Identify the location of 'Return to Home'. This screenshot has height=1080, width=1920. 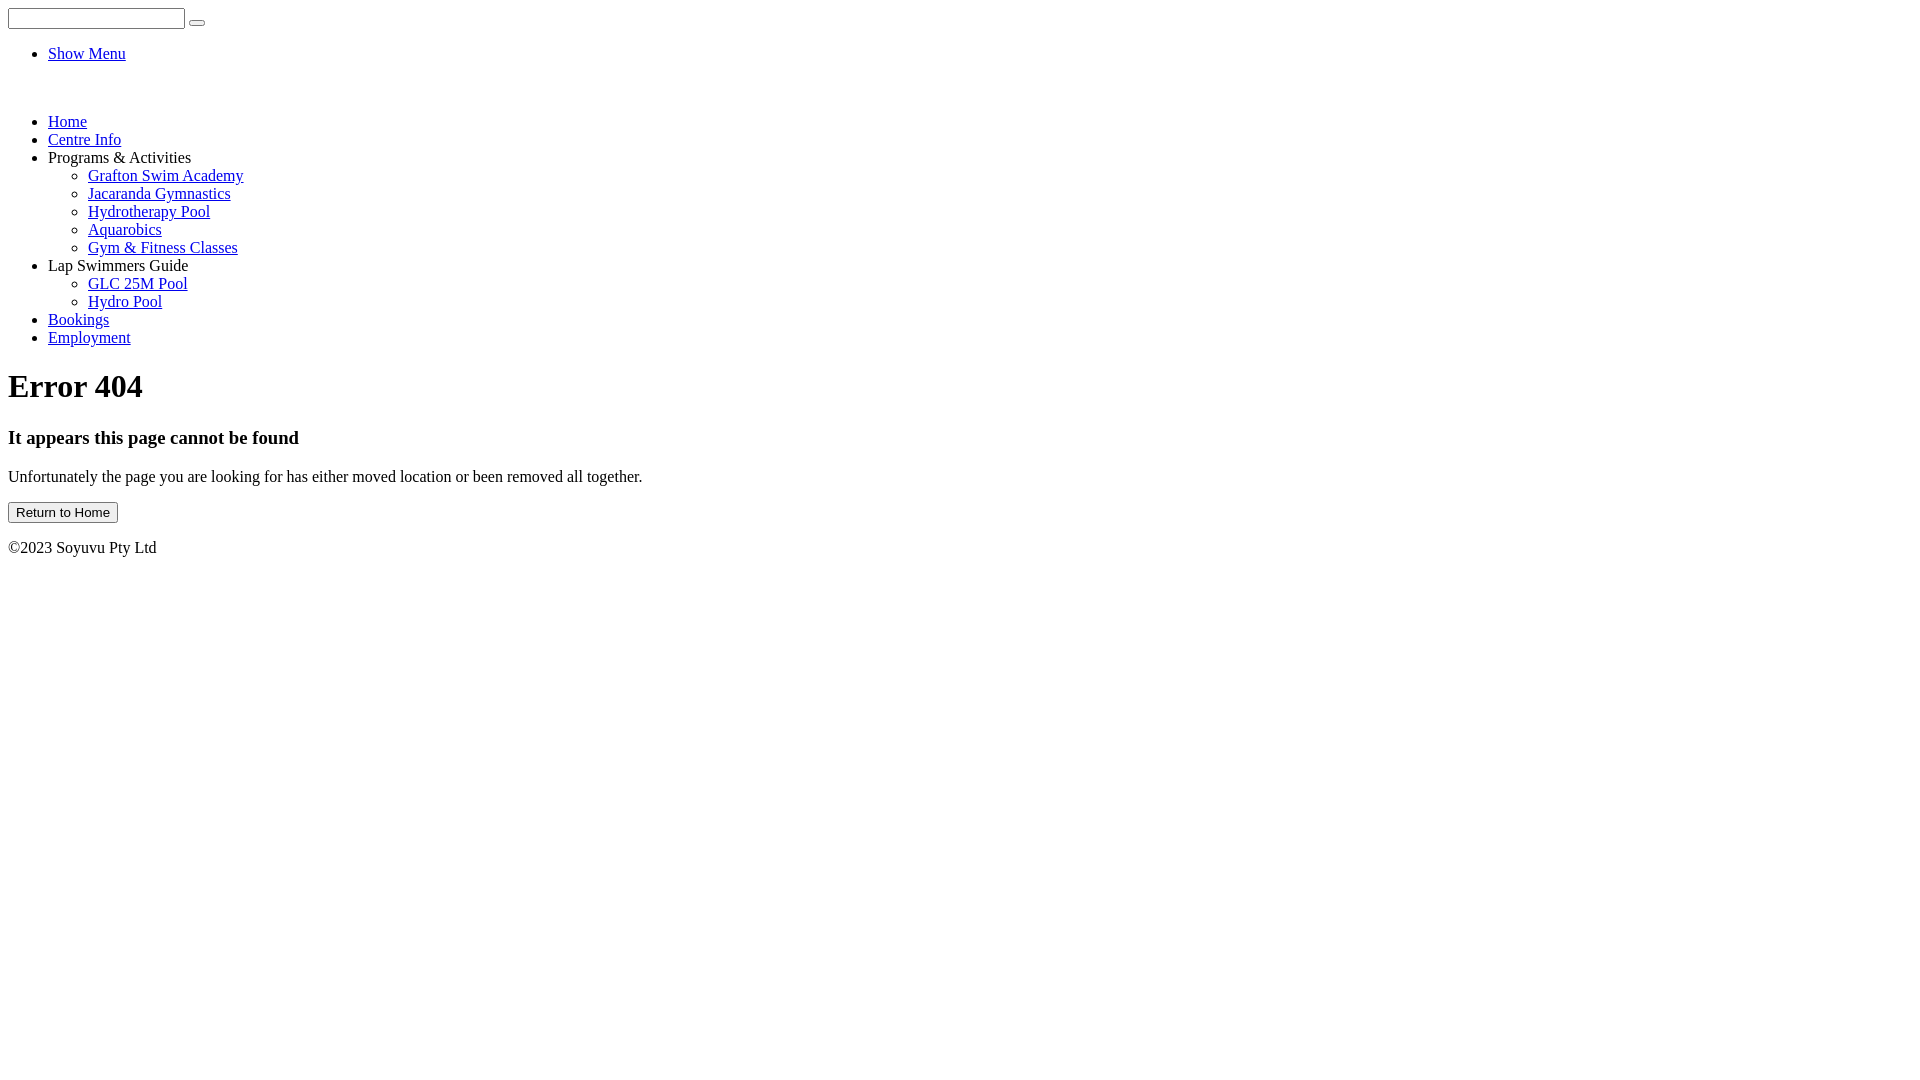
(62, 511).